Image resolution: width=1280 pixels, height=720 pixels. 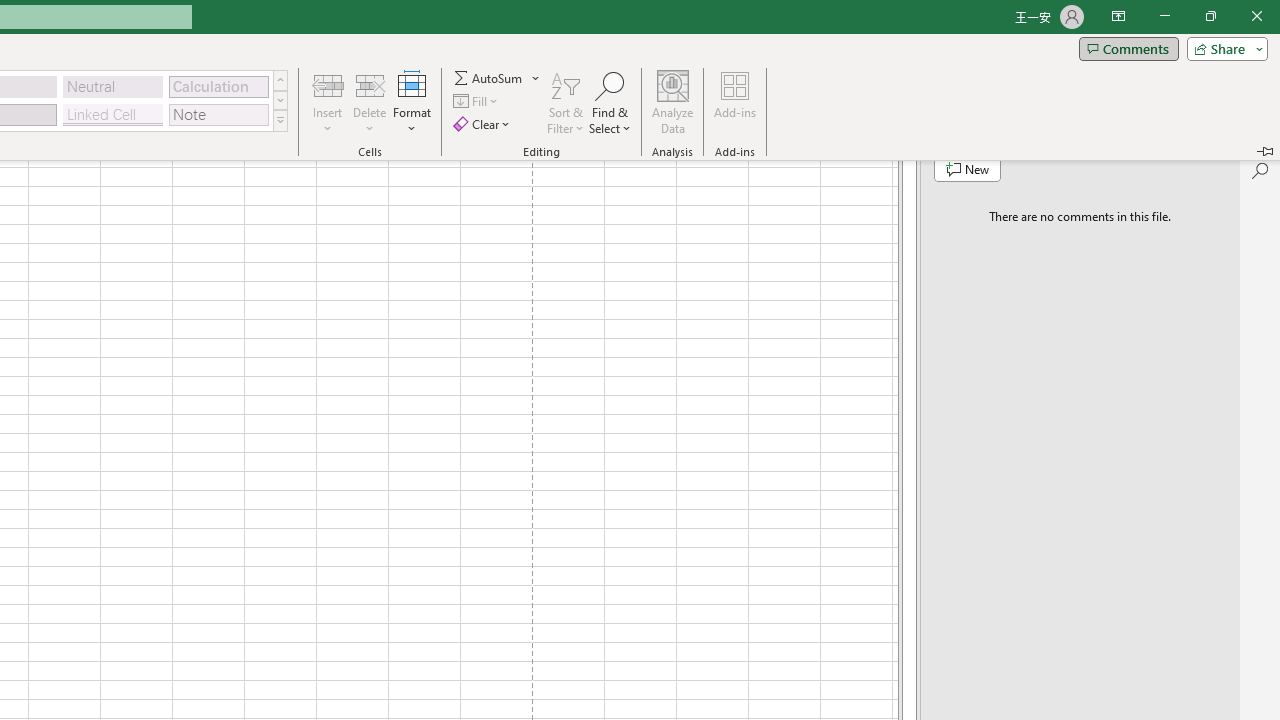 What do you see at coordinates (1222, 47) in the screenshot?
I see `'Share'` at bounding box center [1222, 47].